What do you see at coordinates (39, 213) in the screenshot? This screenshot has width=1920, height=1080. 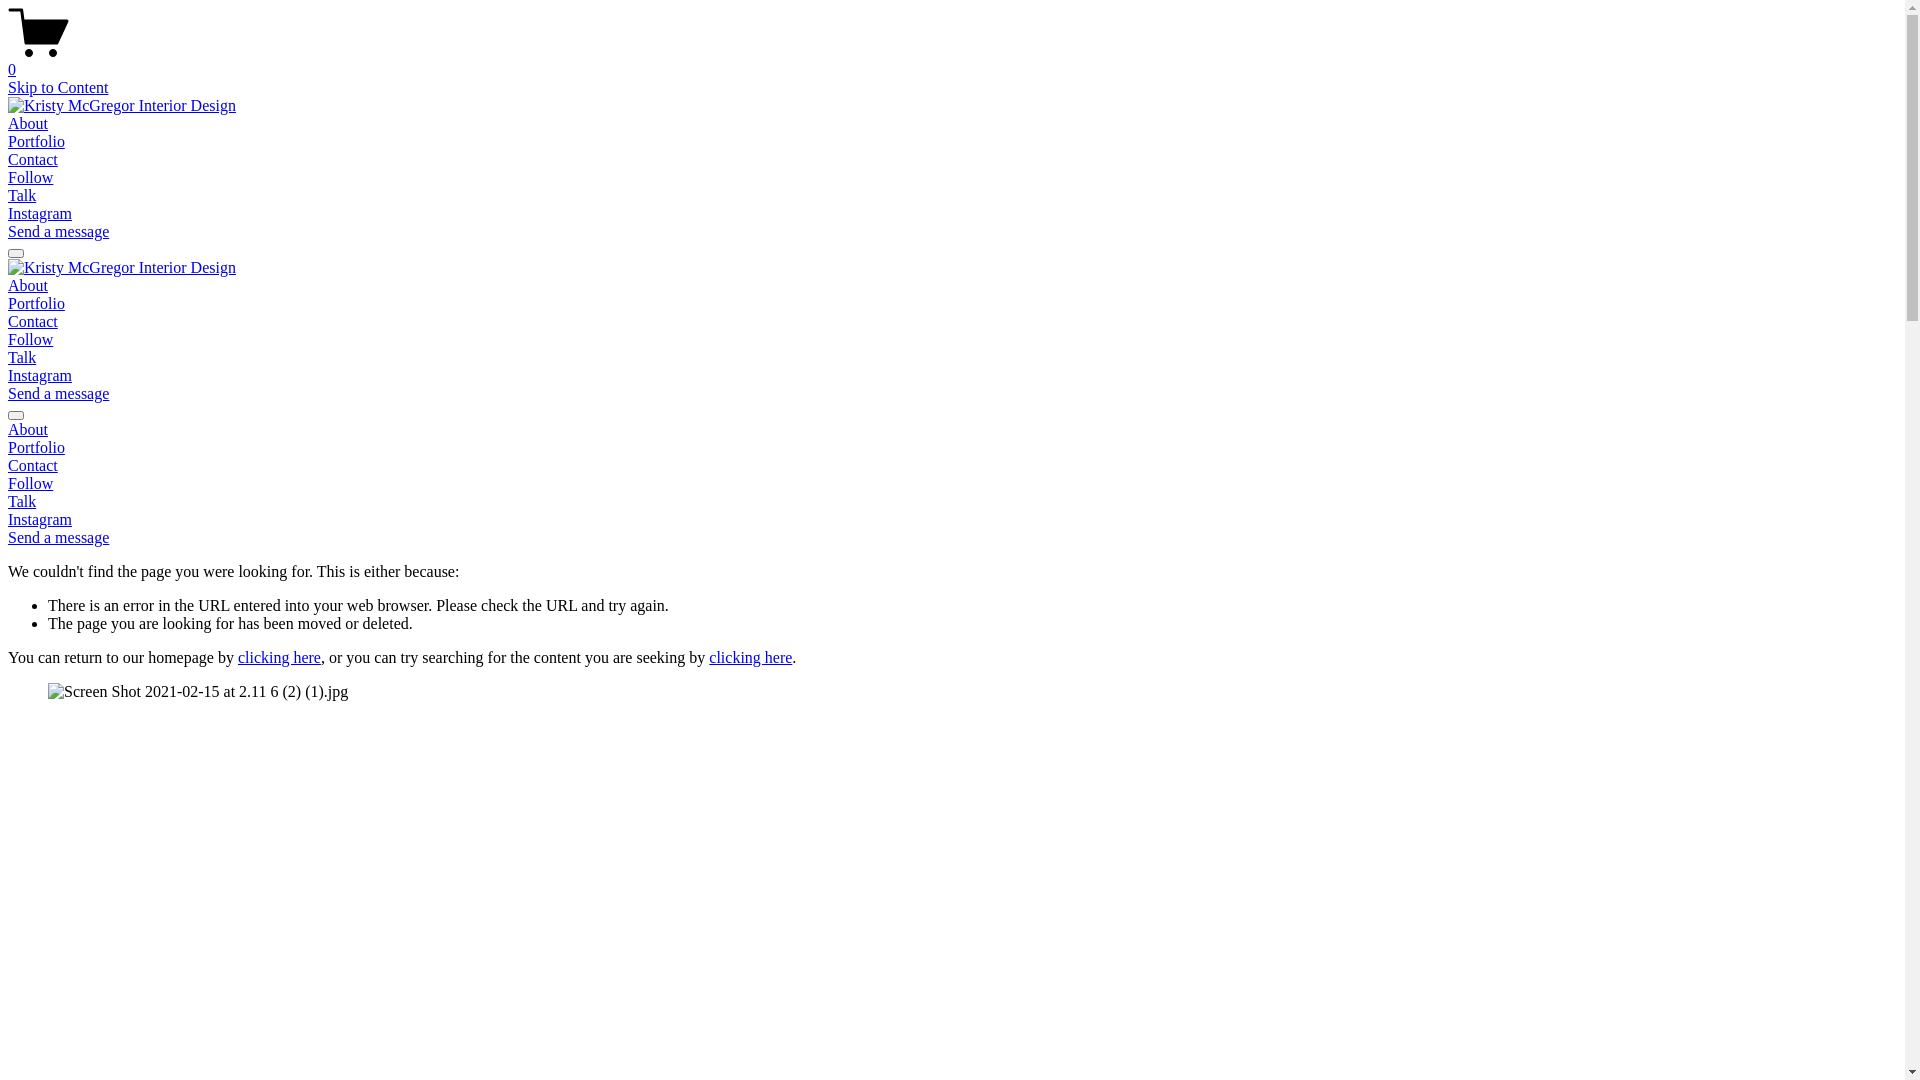 I see `'Instagram'` at bounding box center [39, 213].